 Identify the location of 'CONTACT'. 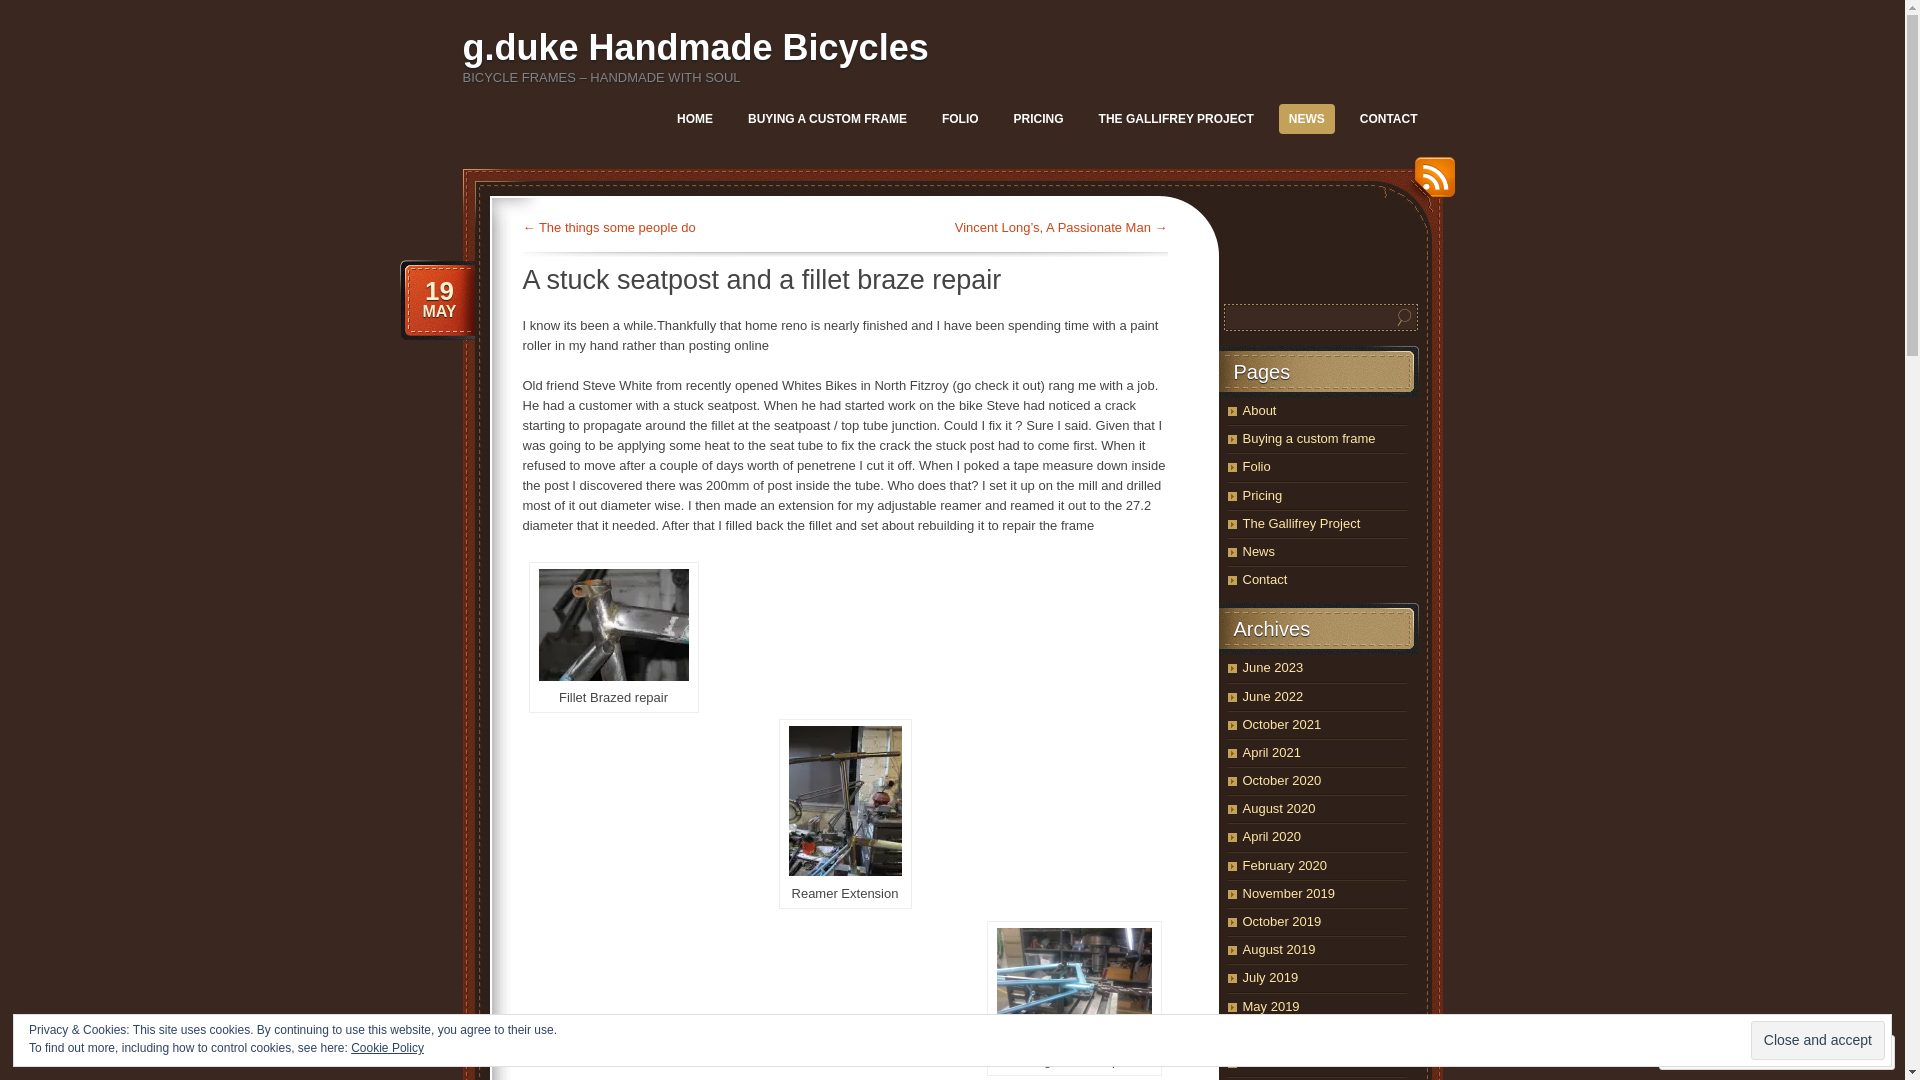
(1387, 119).